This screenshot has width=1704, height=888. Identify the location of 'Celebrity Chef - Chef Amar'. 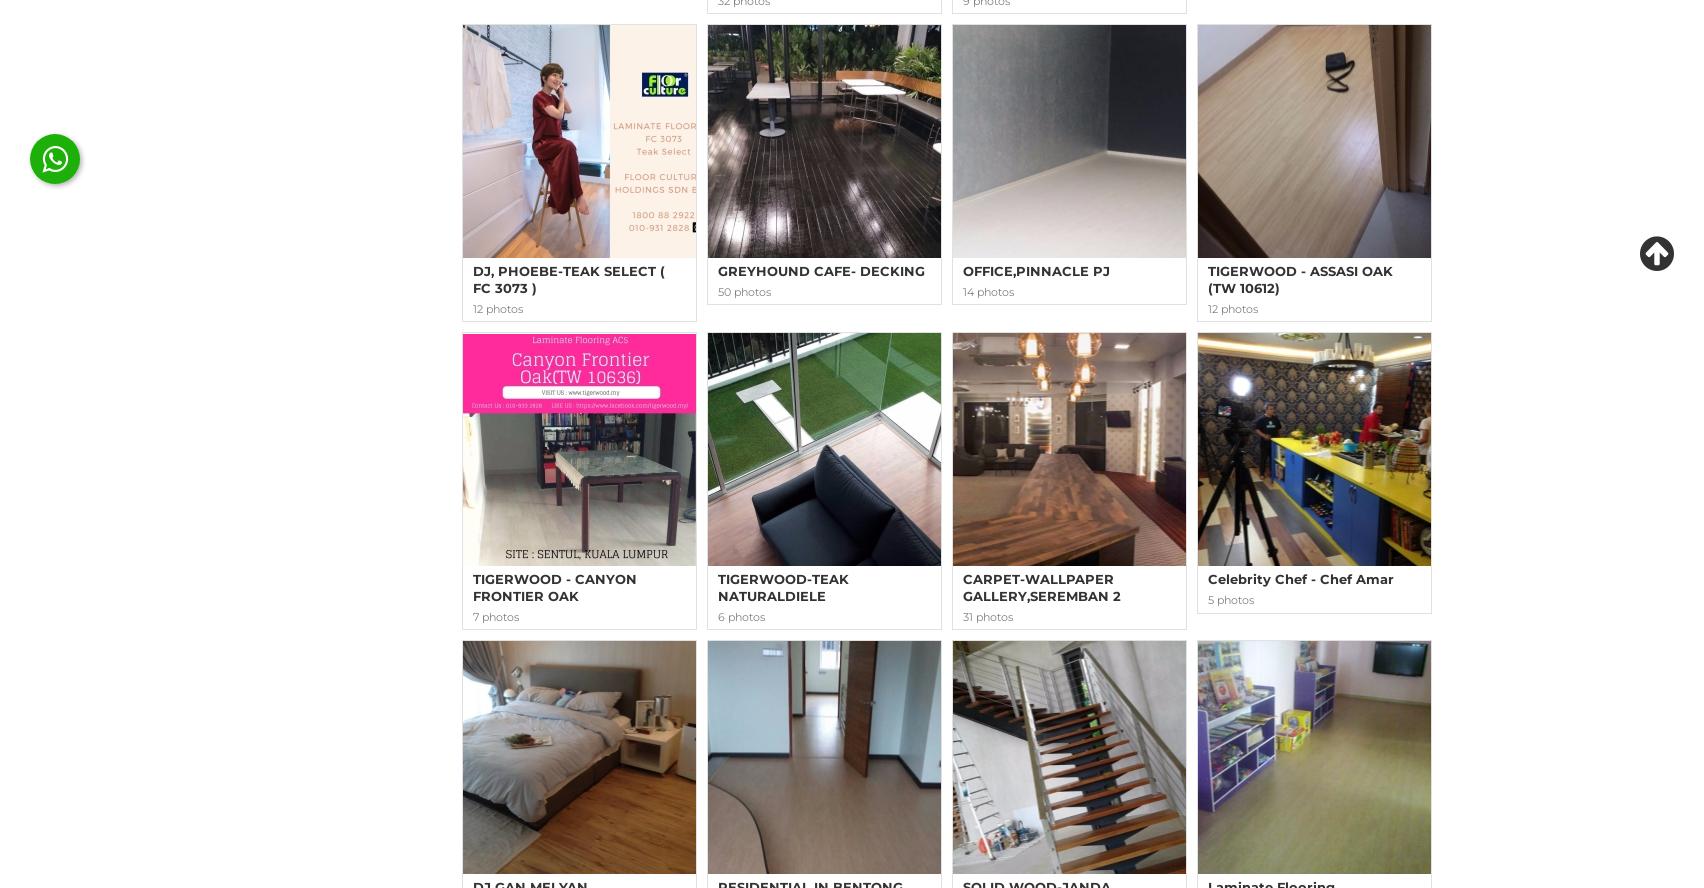
(1301, 578).